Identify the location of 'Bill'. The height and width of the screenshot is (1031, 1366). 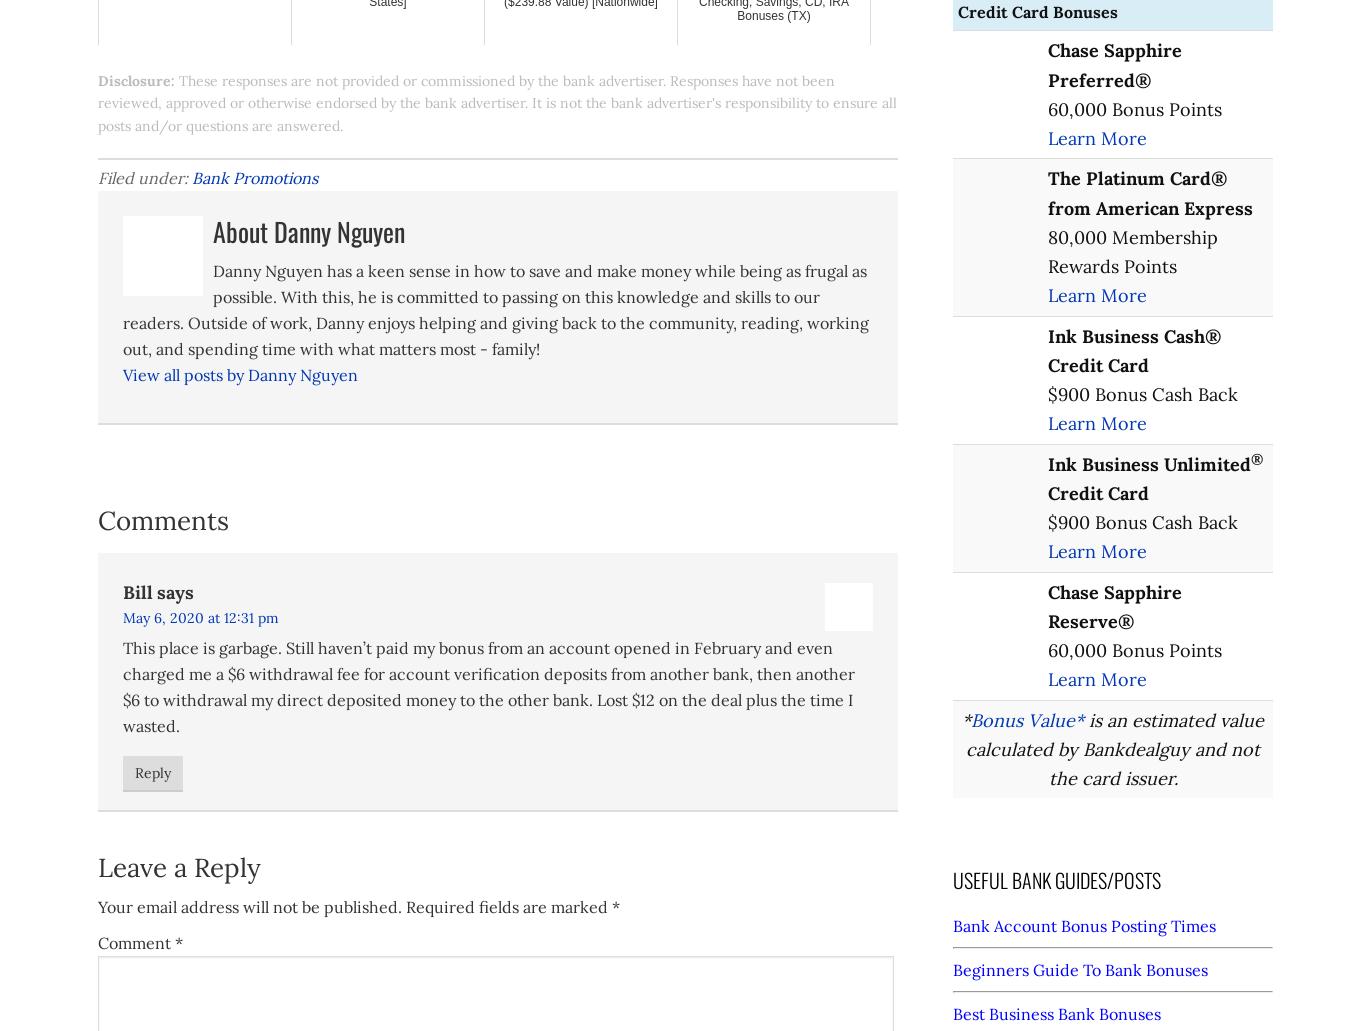
(136, 590).